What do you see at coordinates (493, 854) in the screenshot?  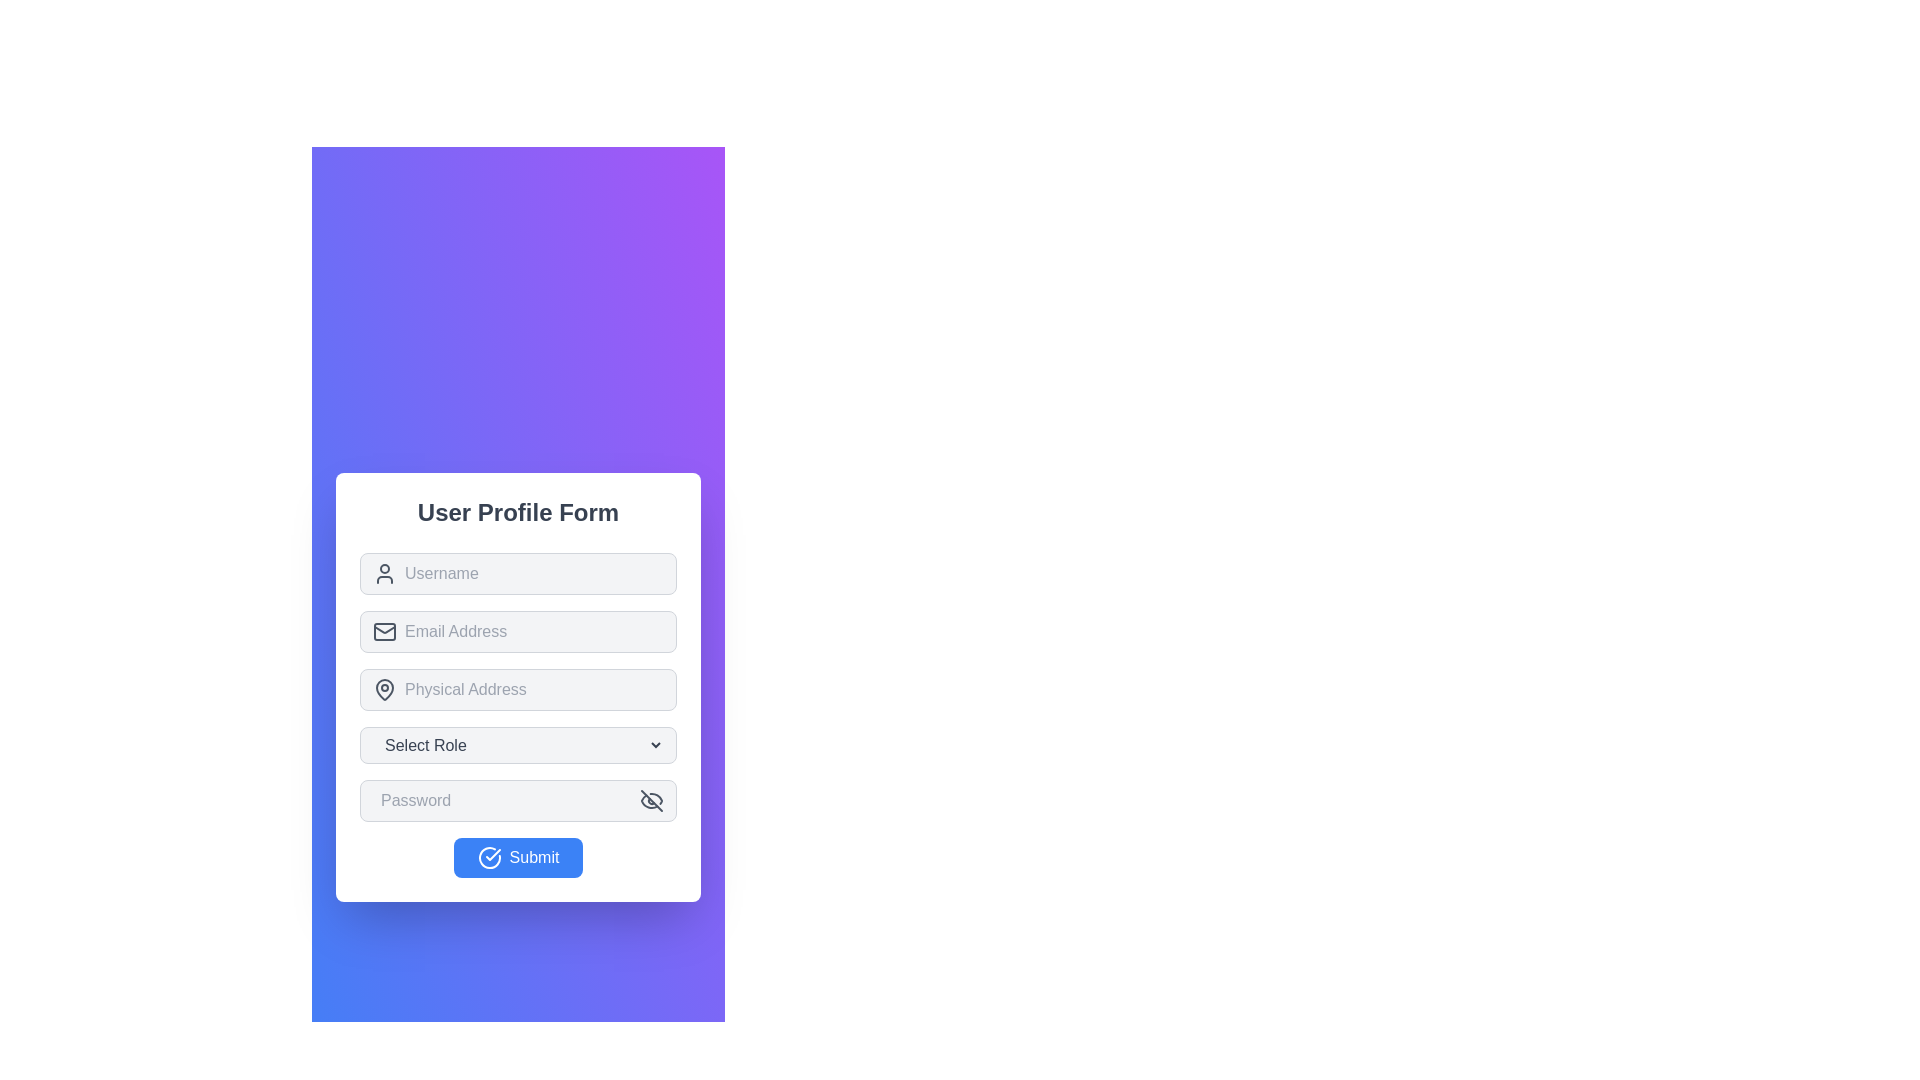 I see `the success icon located adjacent to the 'Submit' button at the bottom of the form to indicate successful completion or verification of an action` at bounding box center [493, 854].